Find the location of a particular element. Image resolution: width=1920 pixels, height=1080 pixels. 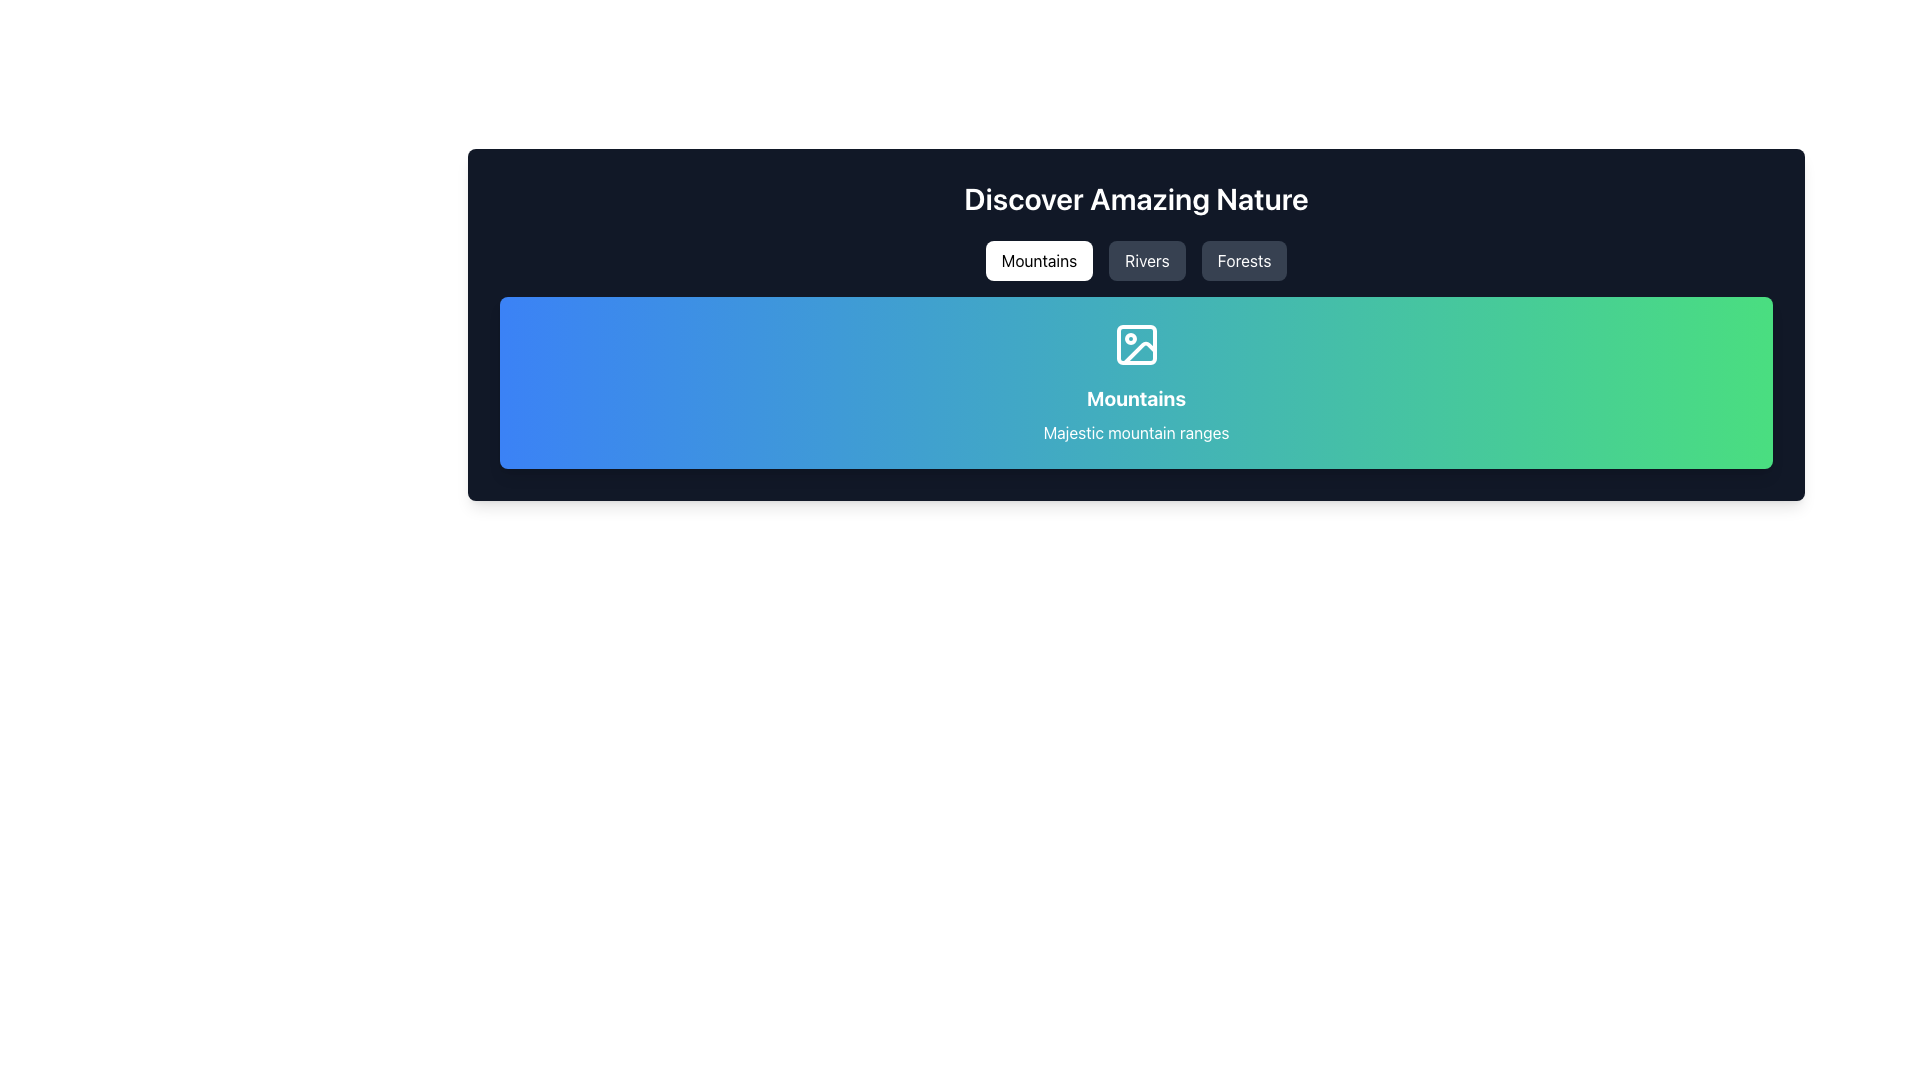

the 'Rivers' button, which is the second button in a row of three buttons labeled 'Mountains', 'Rivers', and 'Forests', located below the header 'Discover Amazing Nature' is located at coordinates (1147, 260).